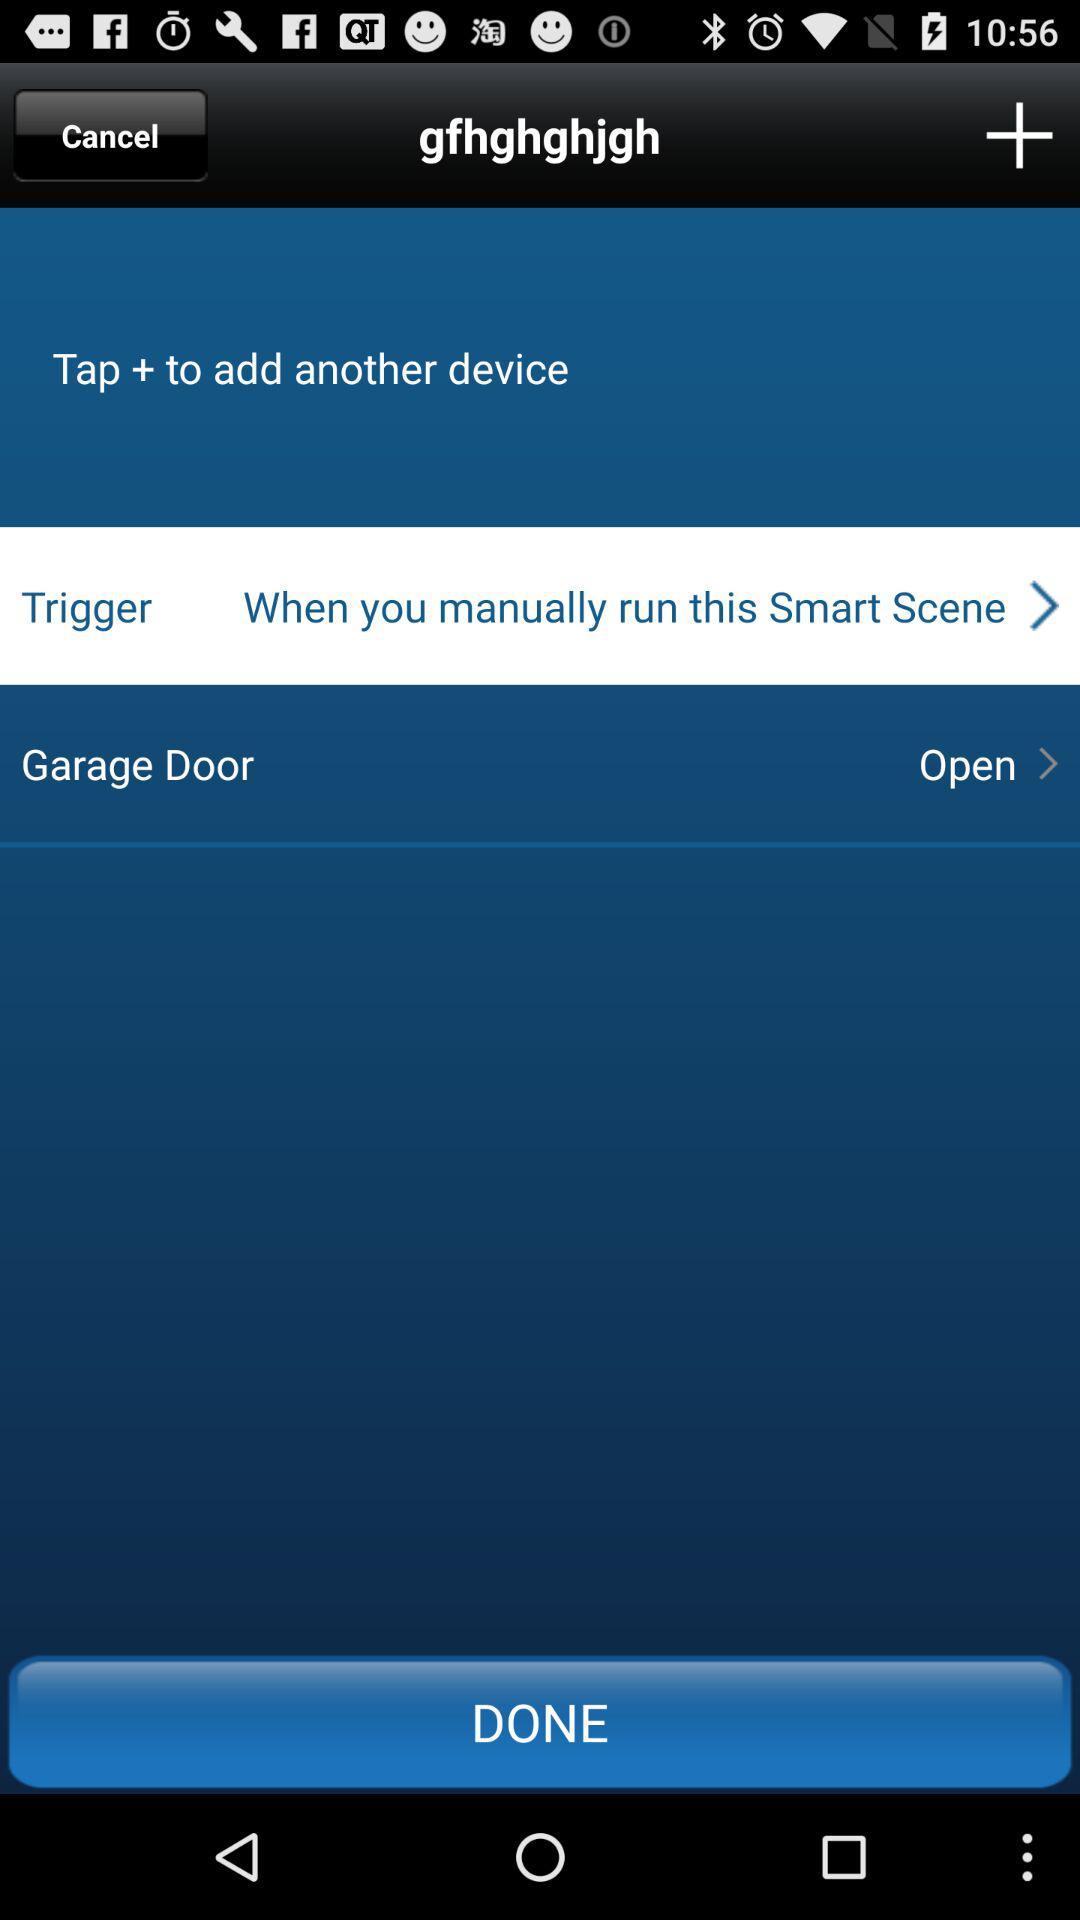 The height and width of the screenshot is (1920, 1080). I want to click on the item below when you manually item, so click(966, 762).